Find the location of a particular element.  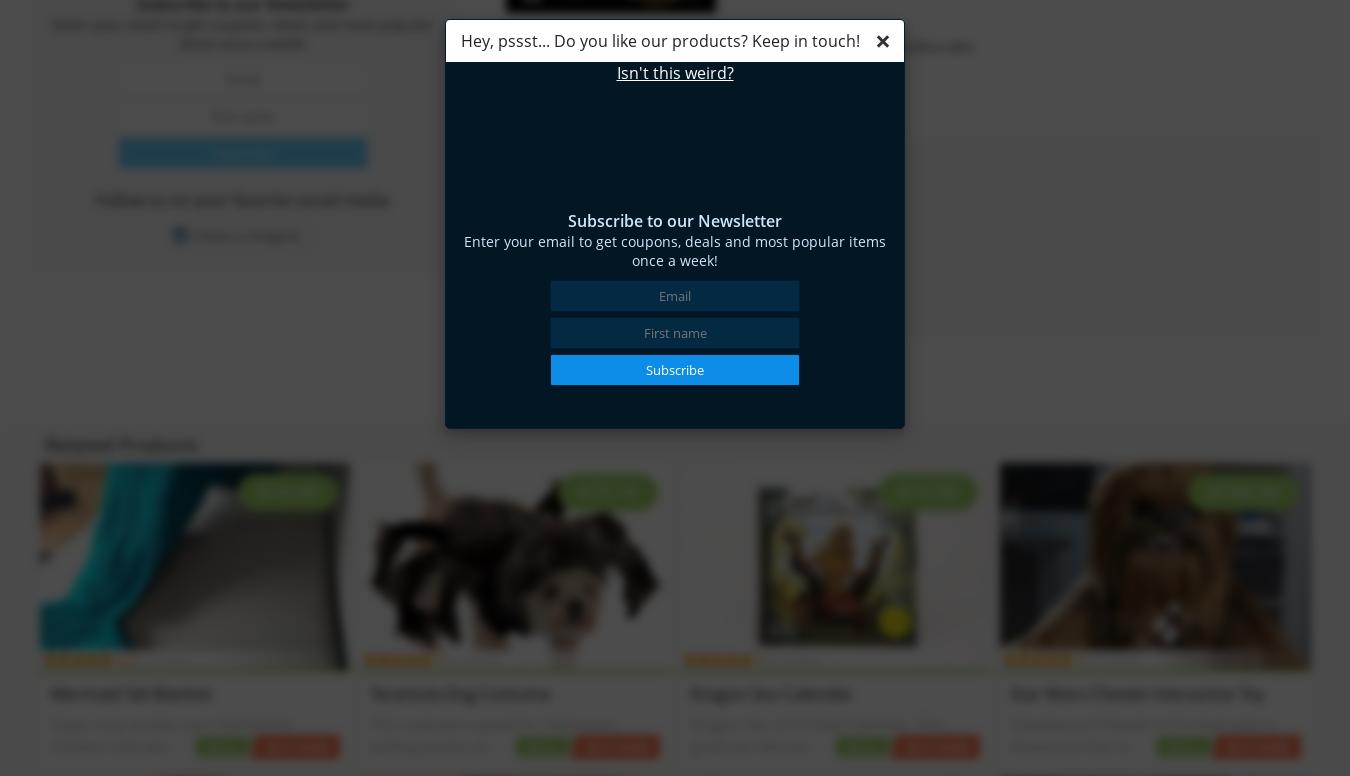

'Enter your email to get coupons, deals and most popular items once a week!' is located at coordinates (675, 250).